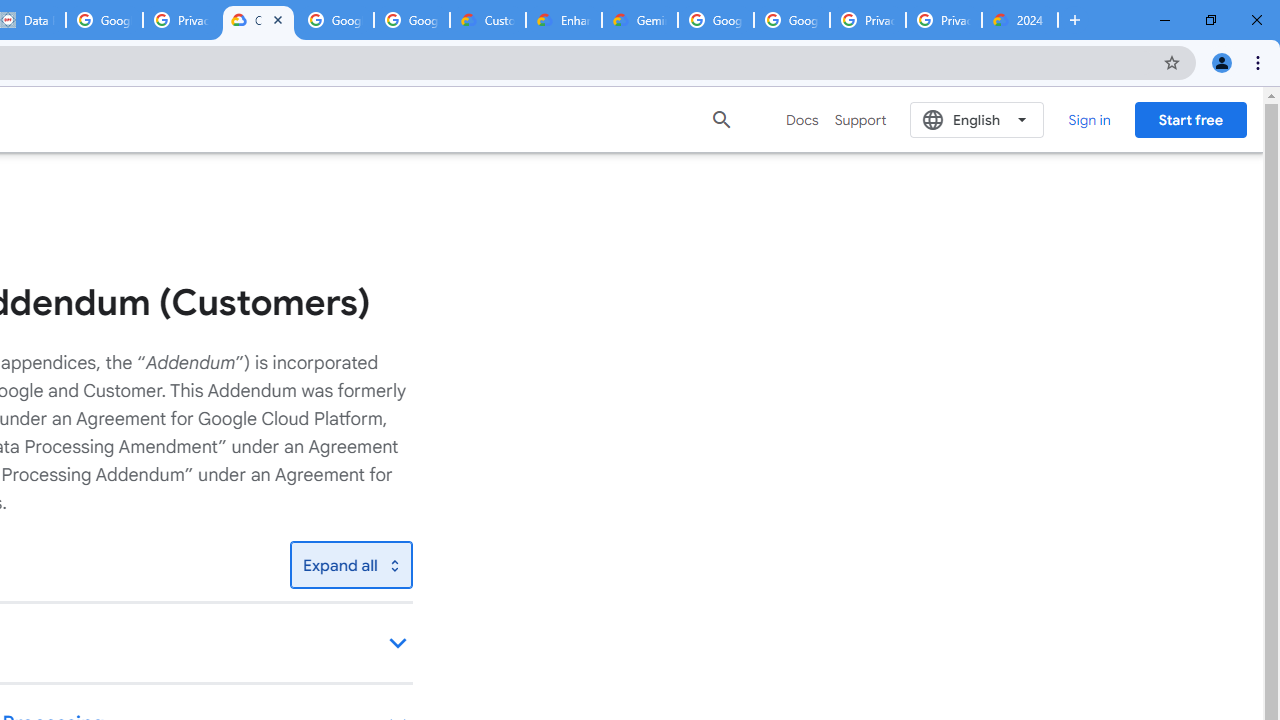  I want to click on 'Toggle all', so click(351, 564).